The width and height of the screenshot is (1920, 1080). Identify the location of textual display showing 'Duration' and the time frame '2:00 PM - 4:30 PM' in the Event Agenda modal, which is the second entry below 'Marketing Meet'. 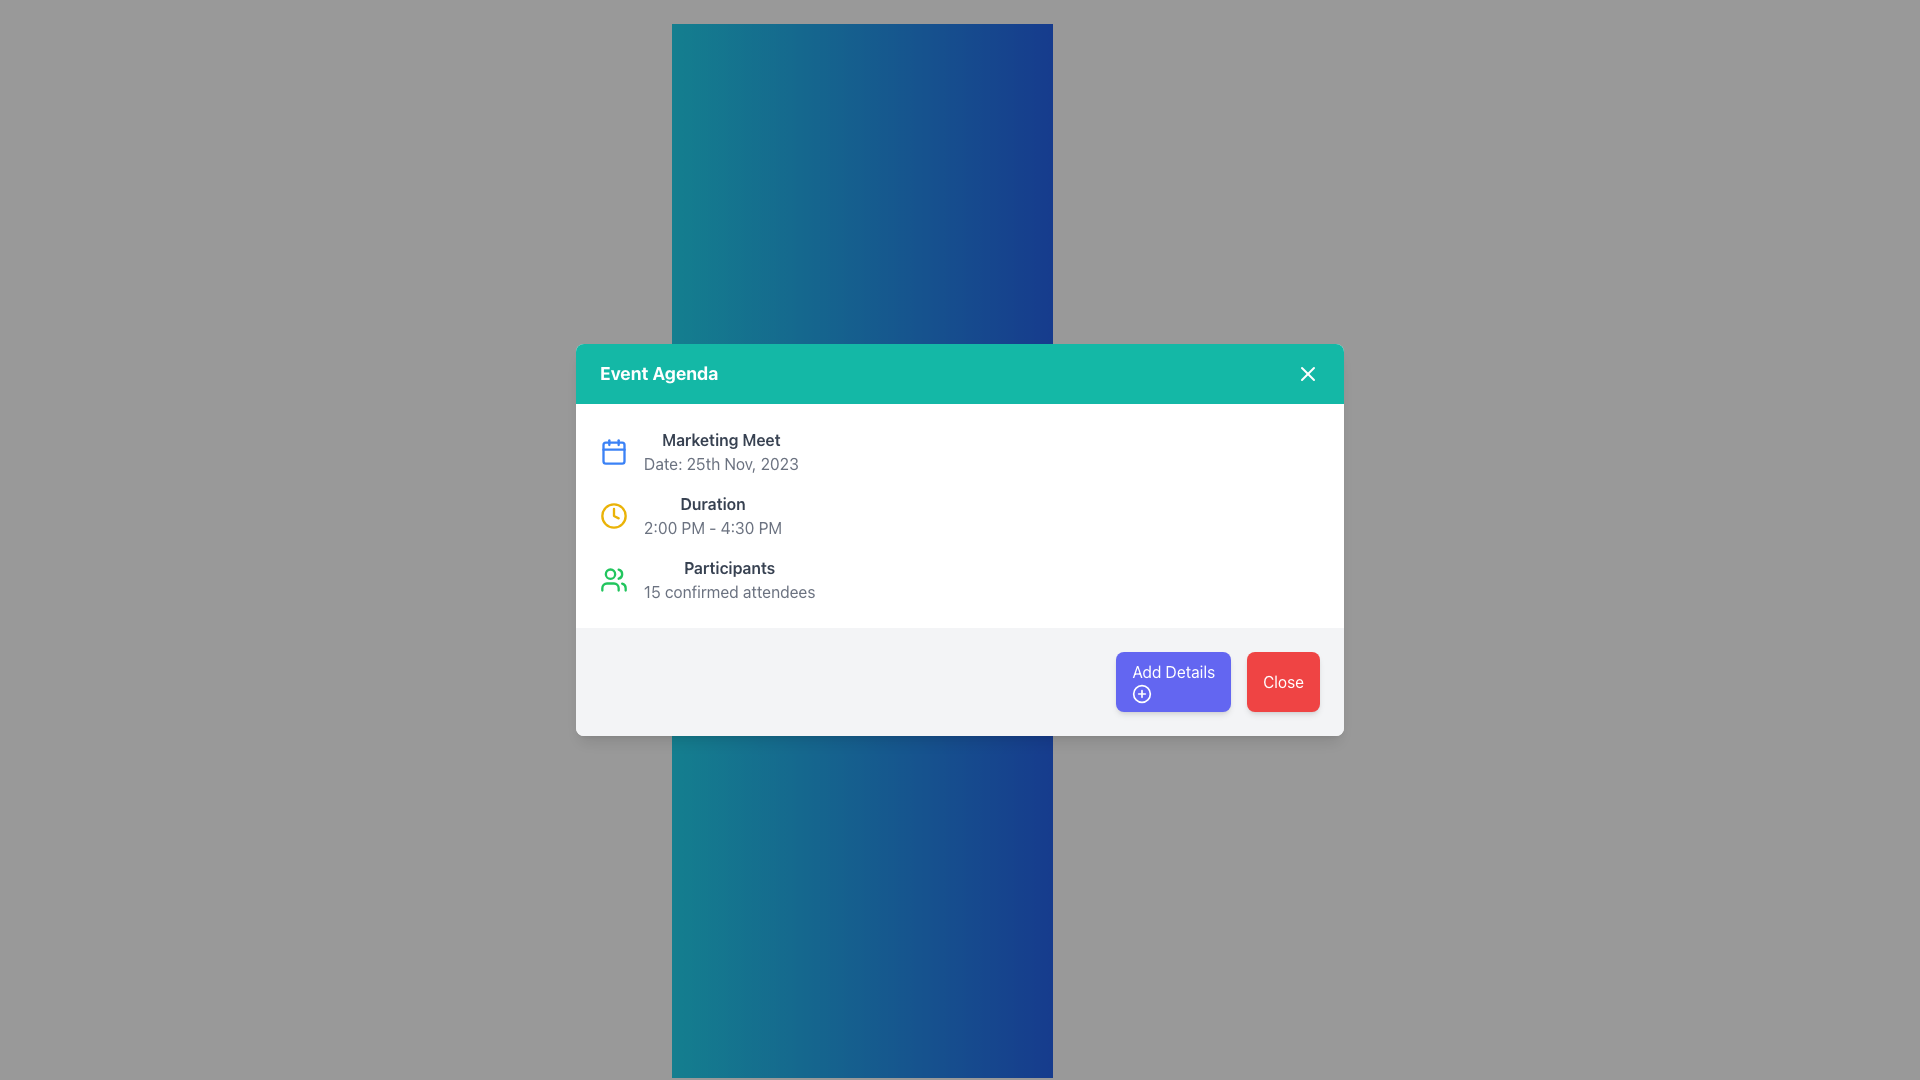
(713, 515).